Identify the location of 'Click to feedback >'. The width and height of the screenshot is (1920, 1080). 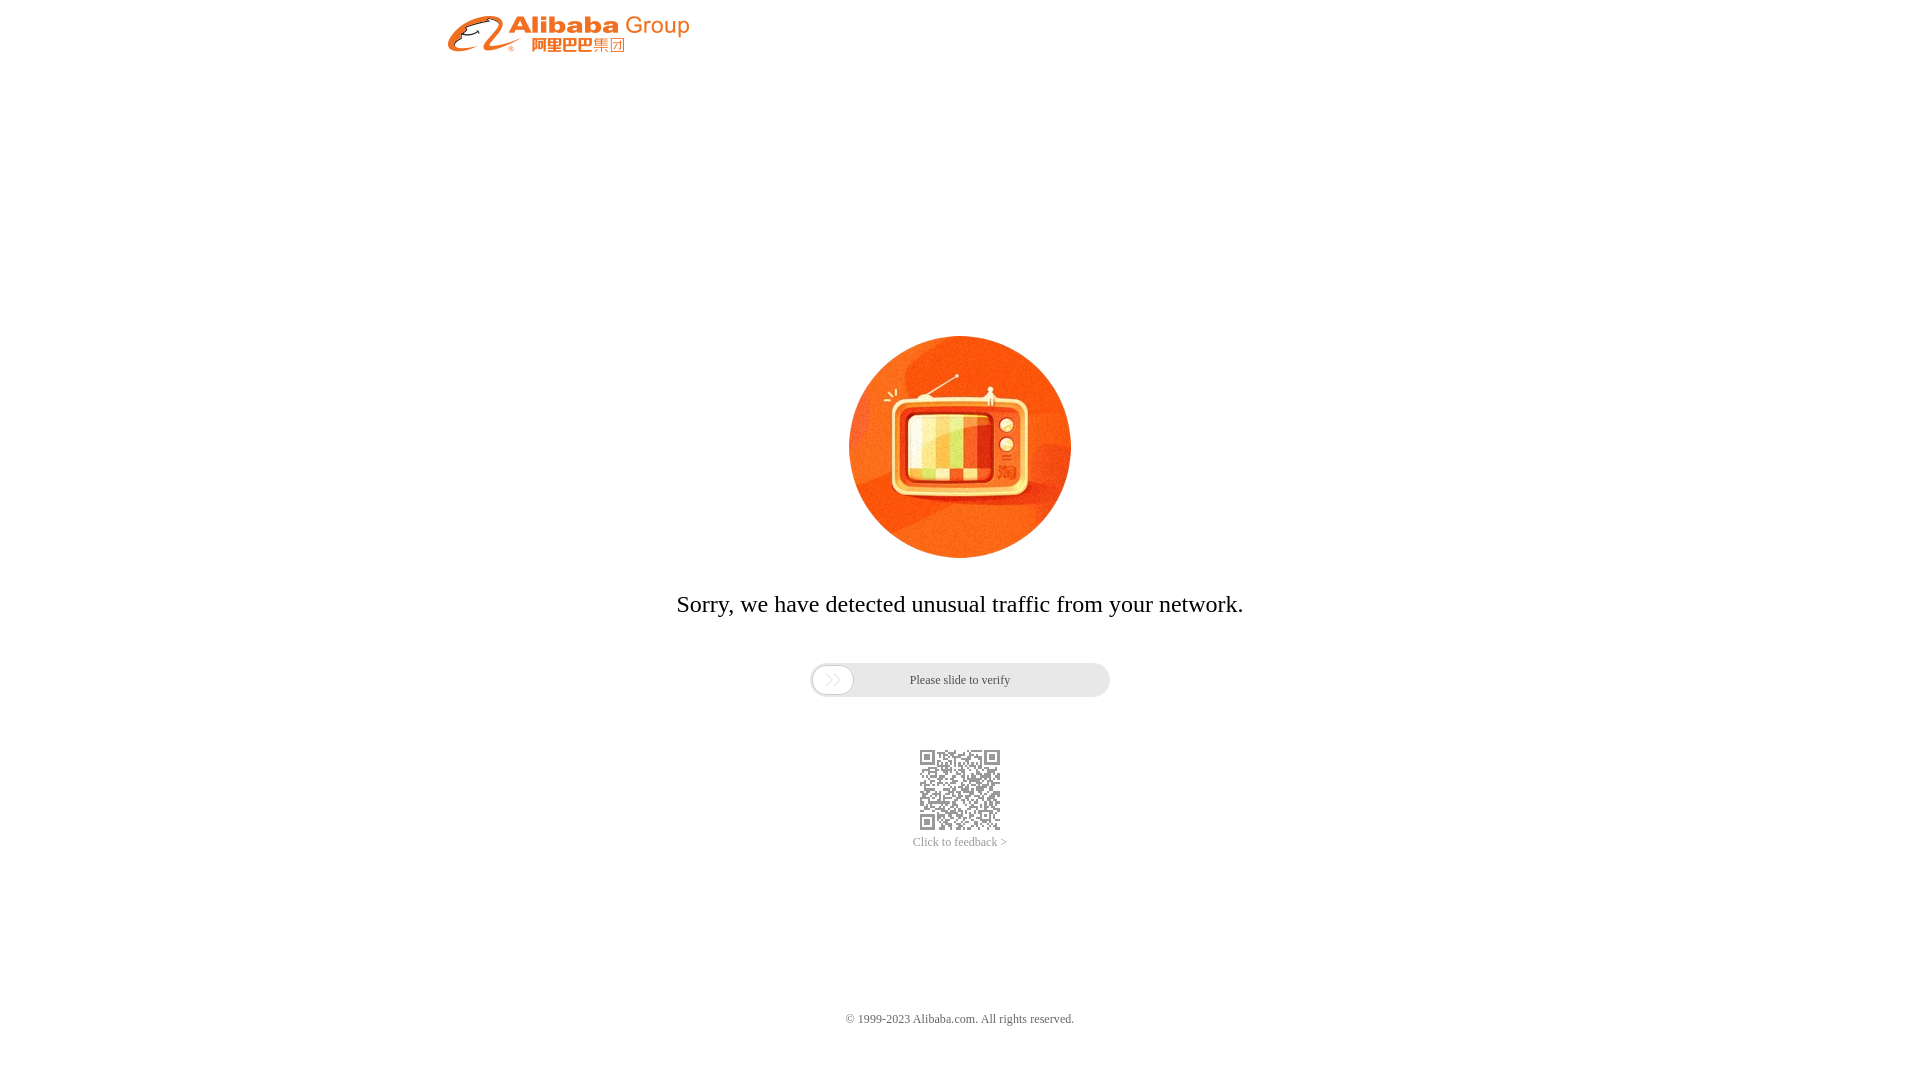
(960, 842).